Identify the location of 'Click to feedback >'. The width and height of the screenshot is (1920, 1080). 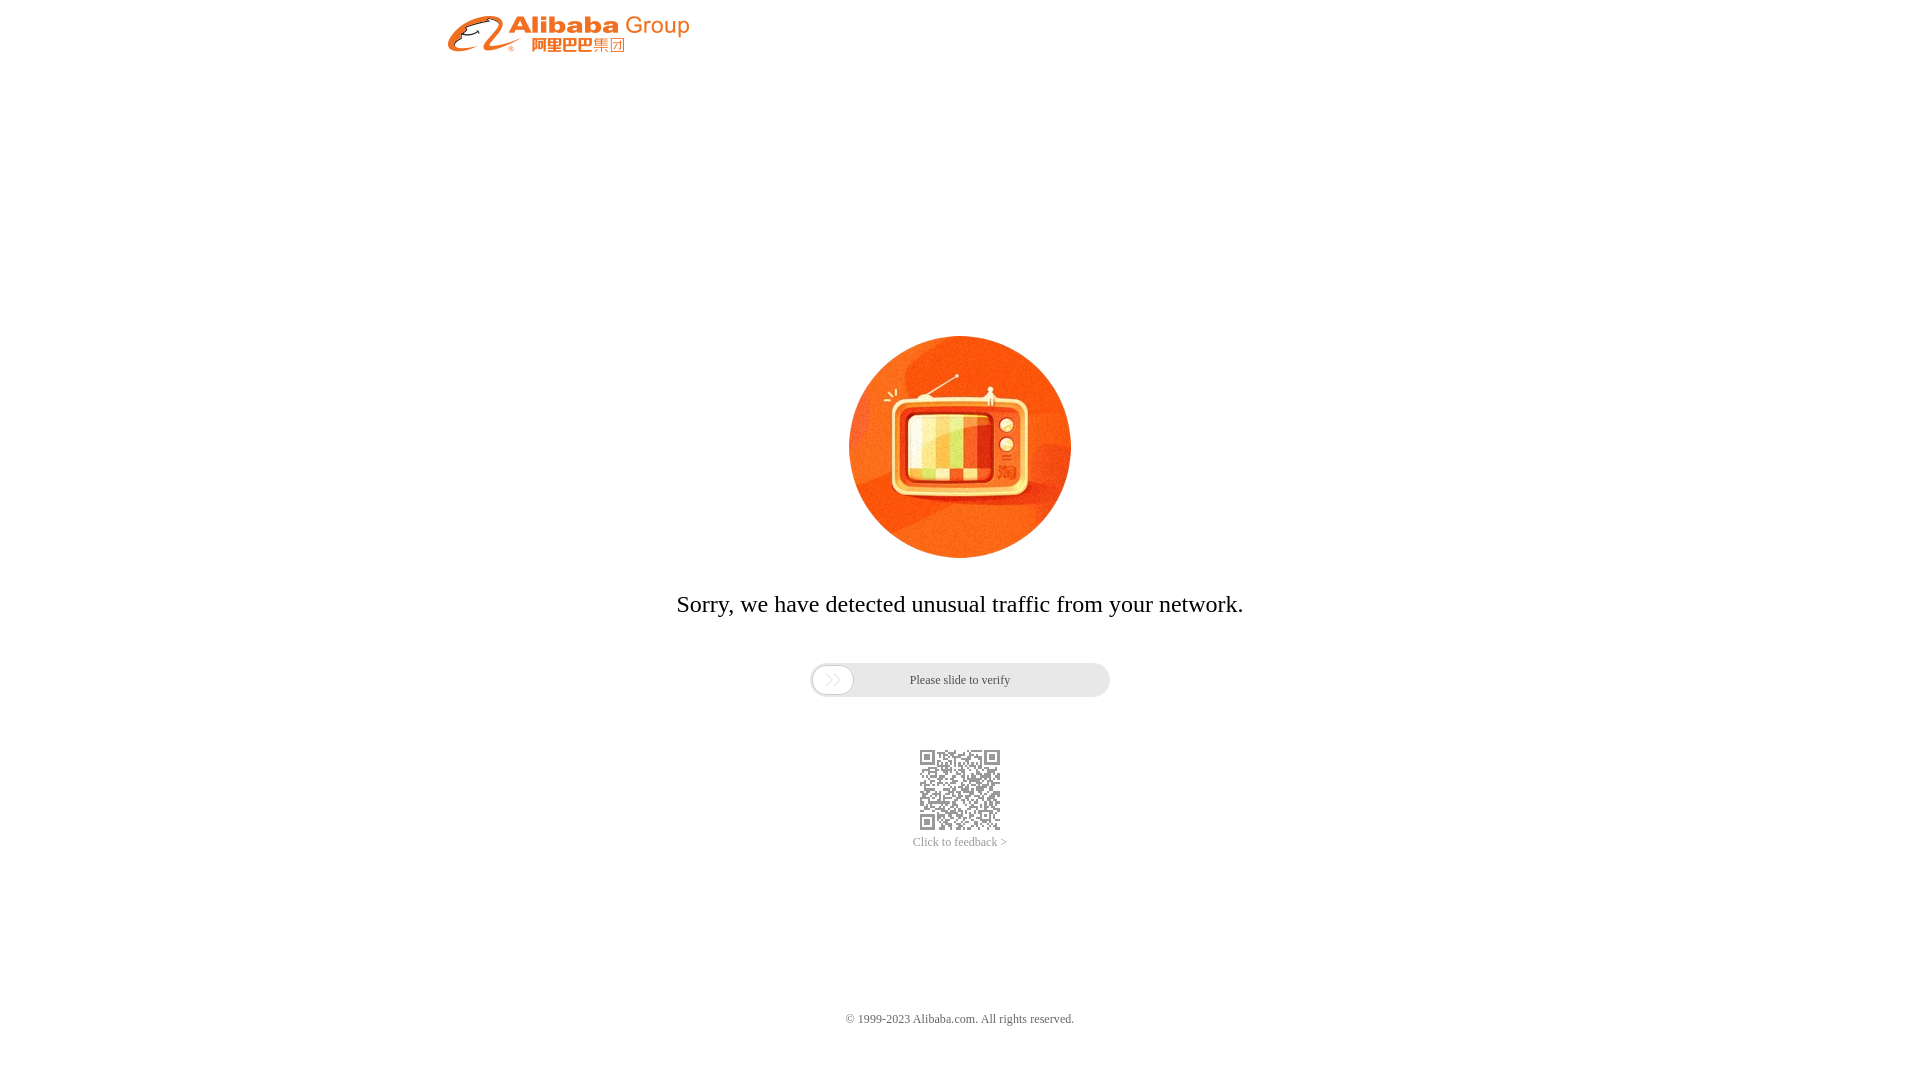
(960, 842).